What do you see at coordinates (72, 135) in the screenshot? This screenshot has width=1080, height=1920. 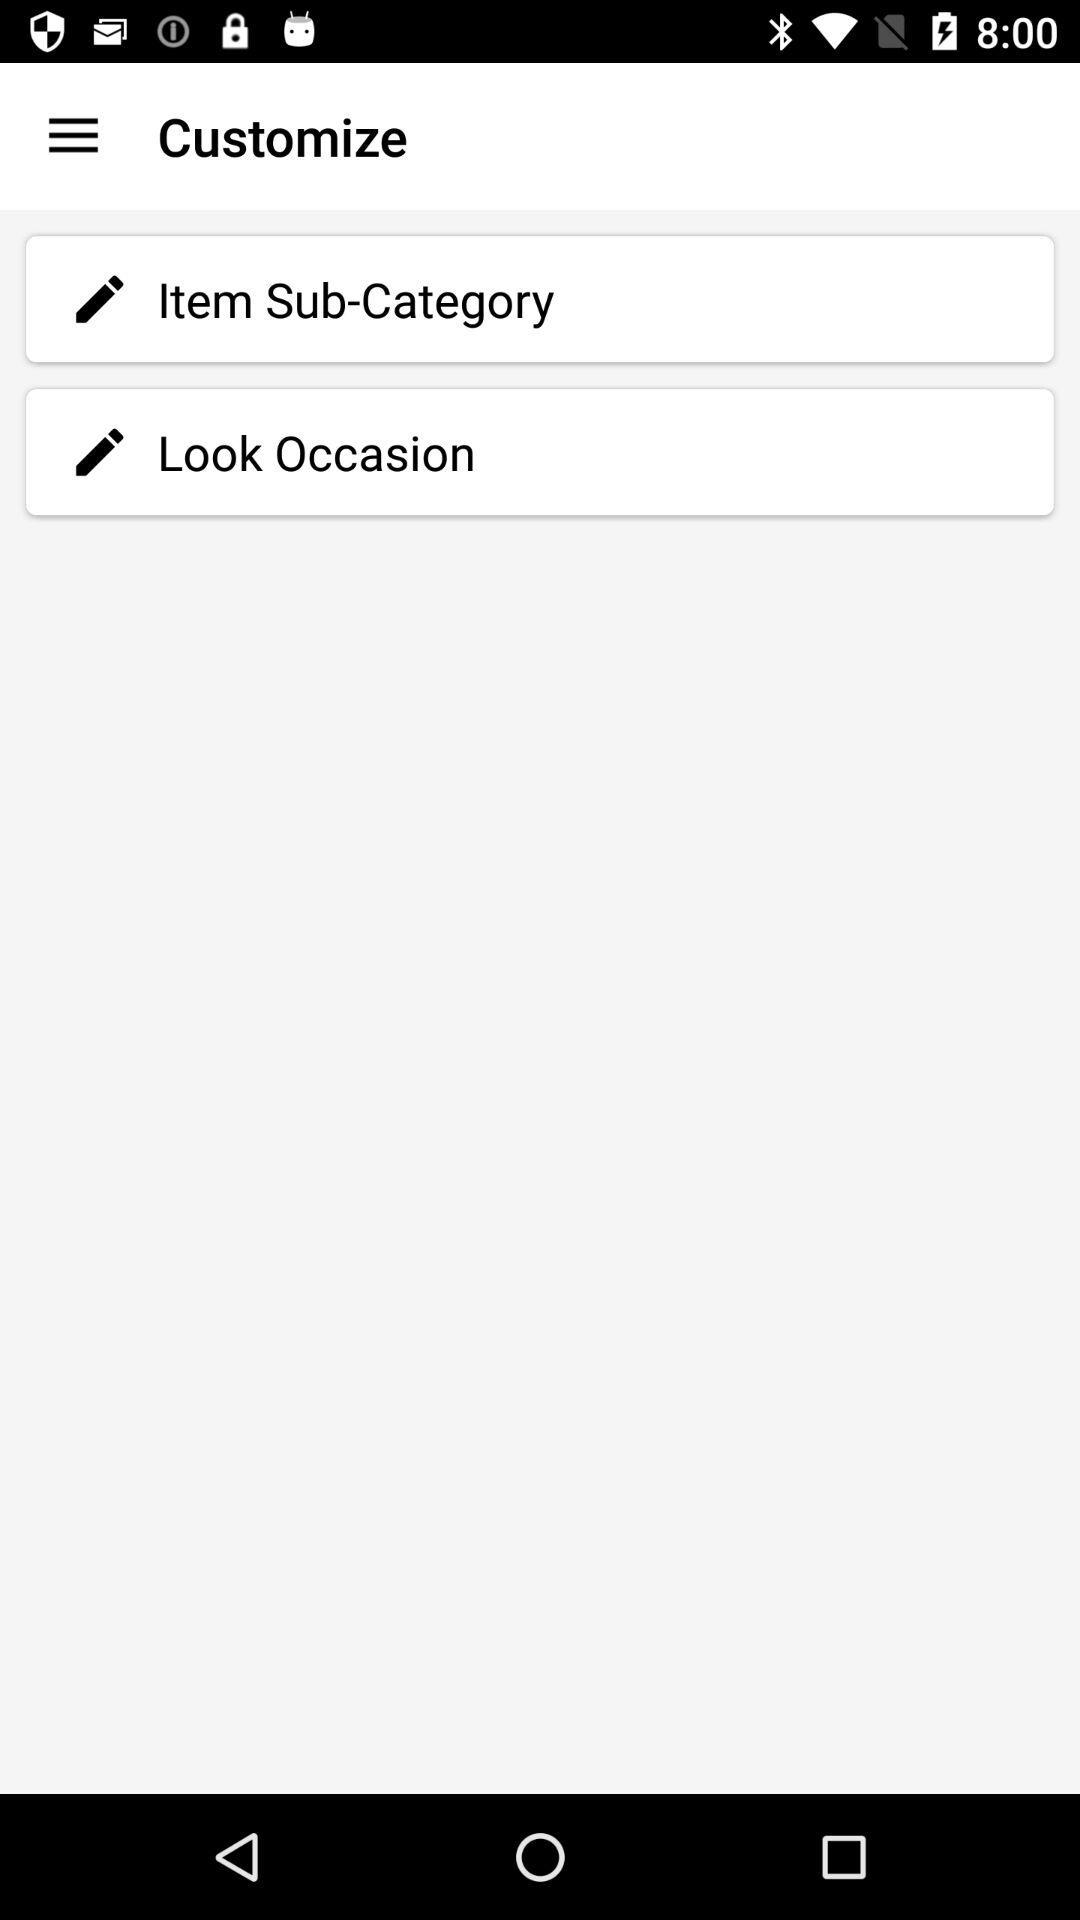 I see `item to the left of the customize icon` at bounding box center [72, 135].